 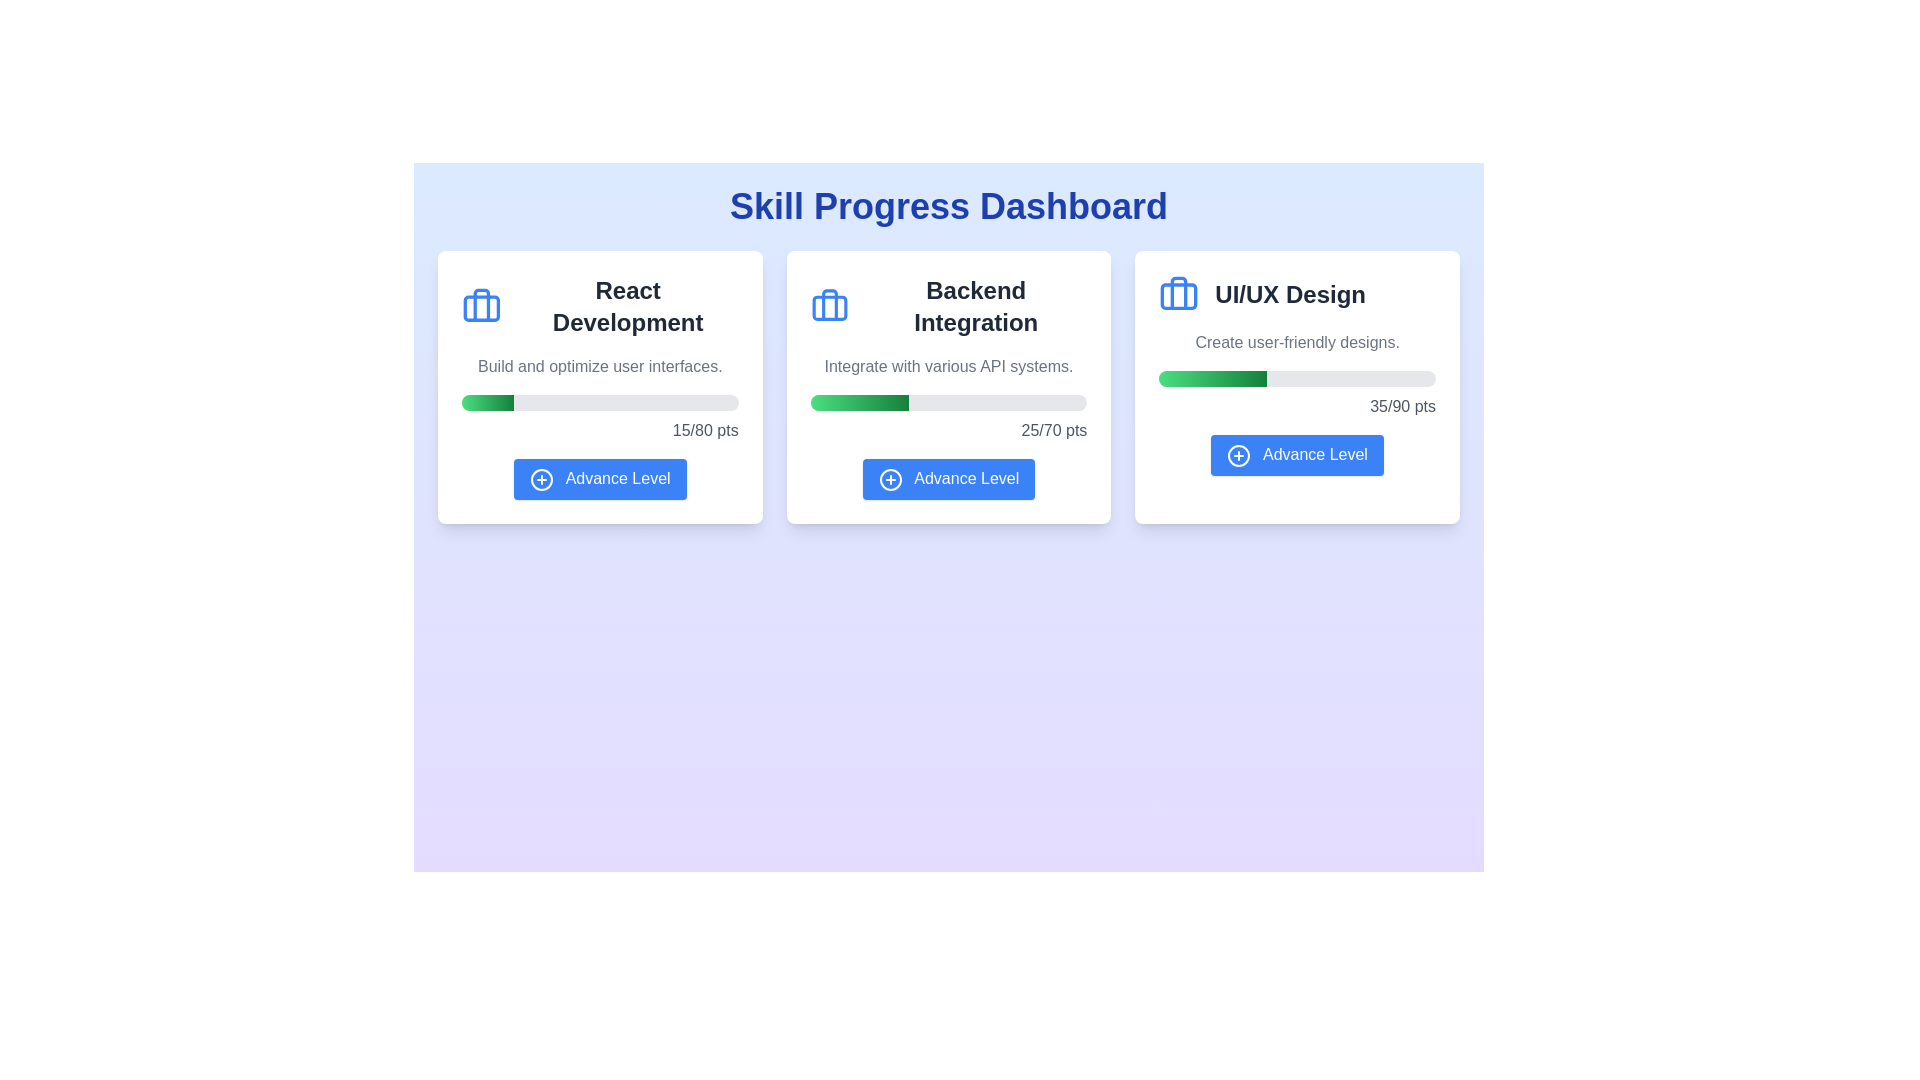 I want to click on the Text Label that serves as a title for the section related to backend integration, located in the central card of a 3-card layout in the Skill Progress Dashboard, so click(x=976, y=307).